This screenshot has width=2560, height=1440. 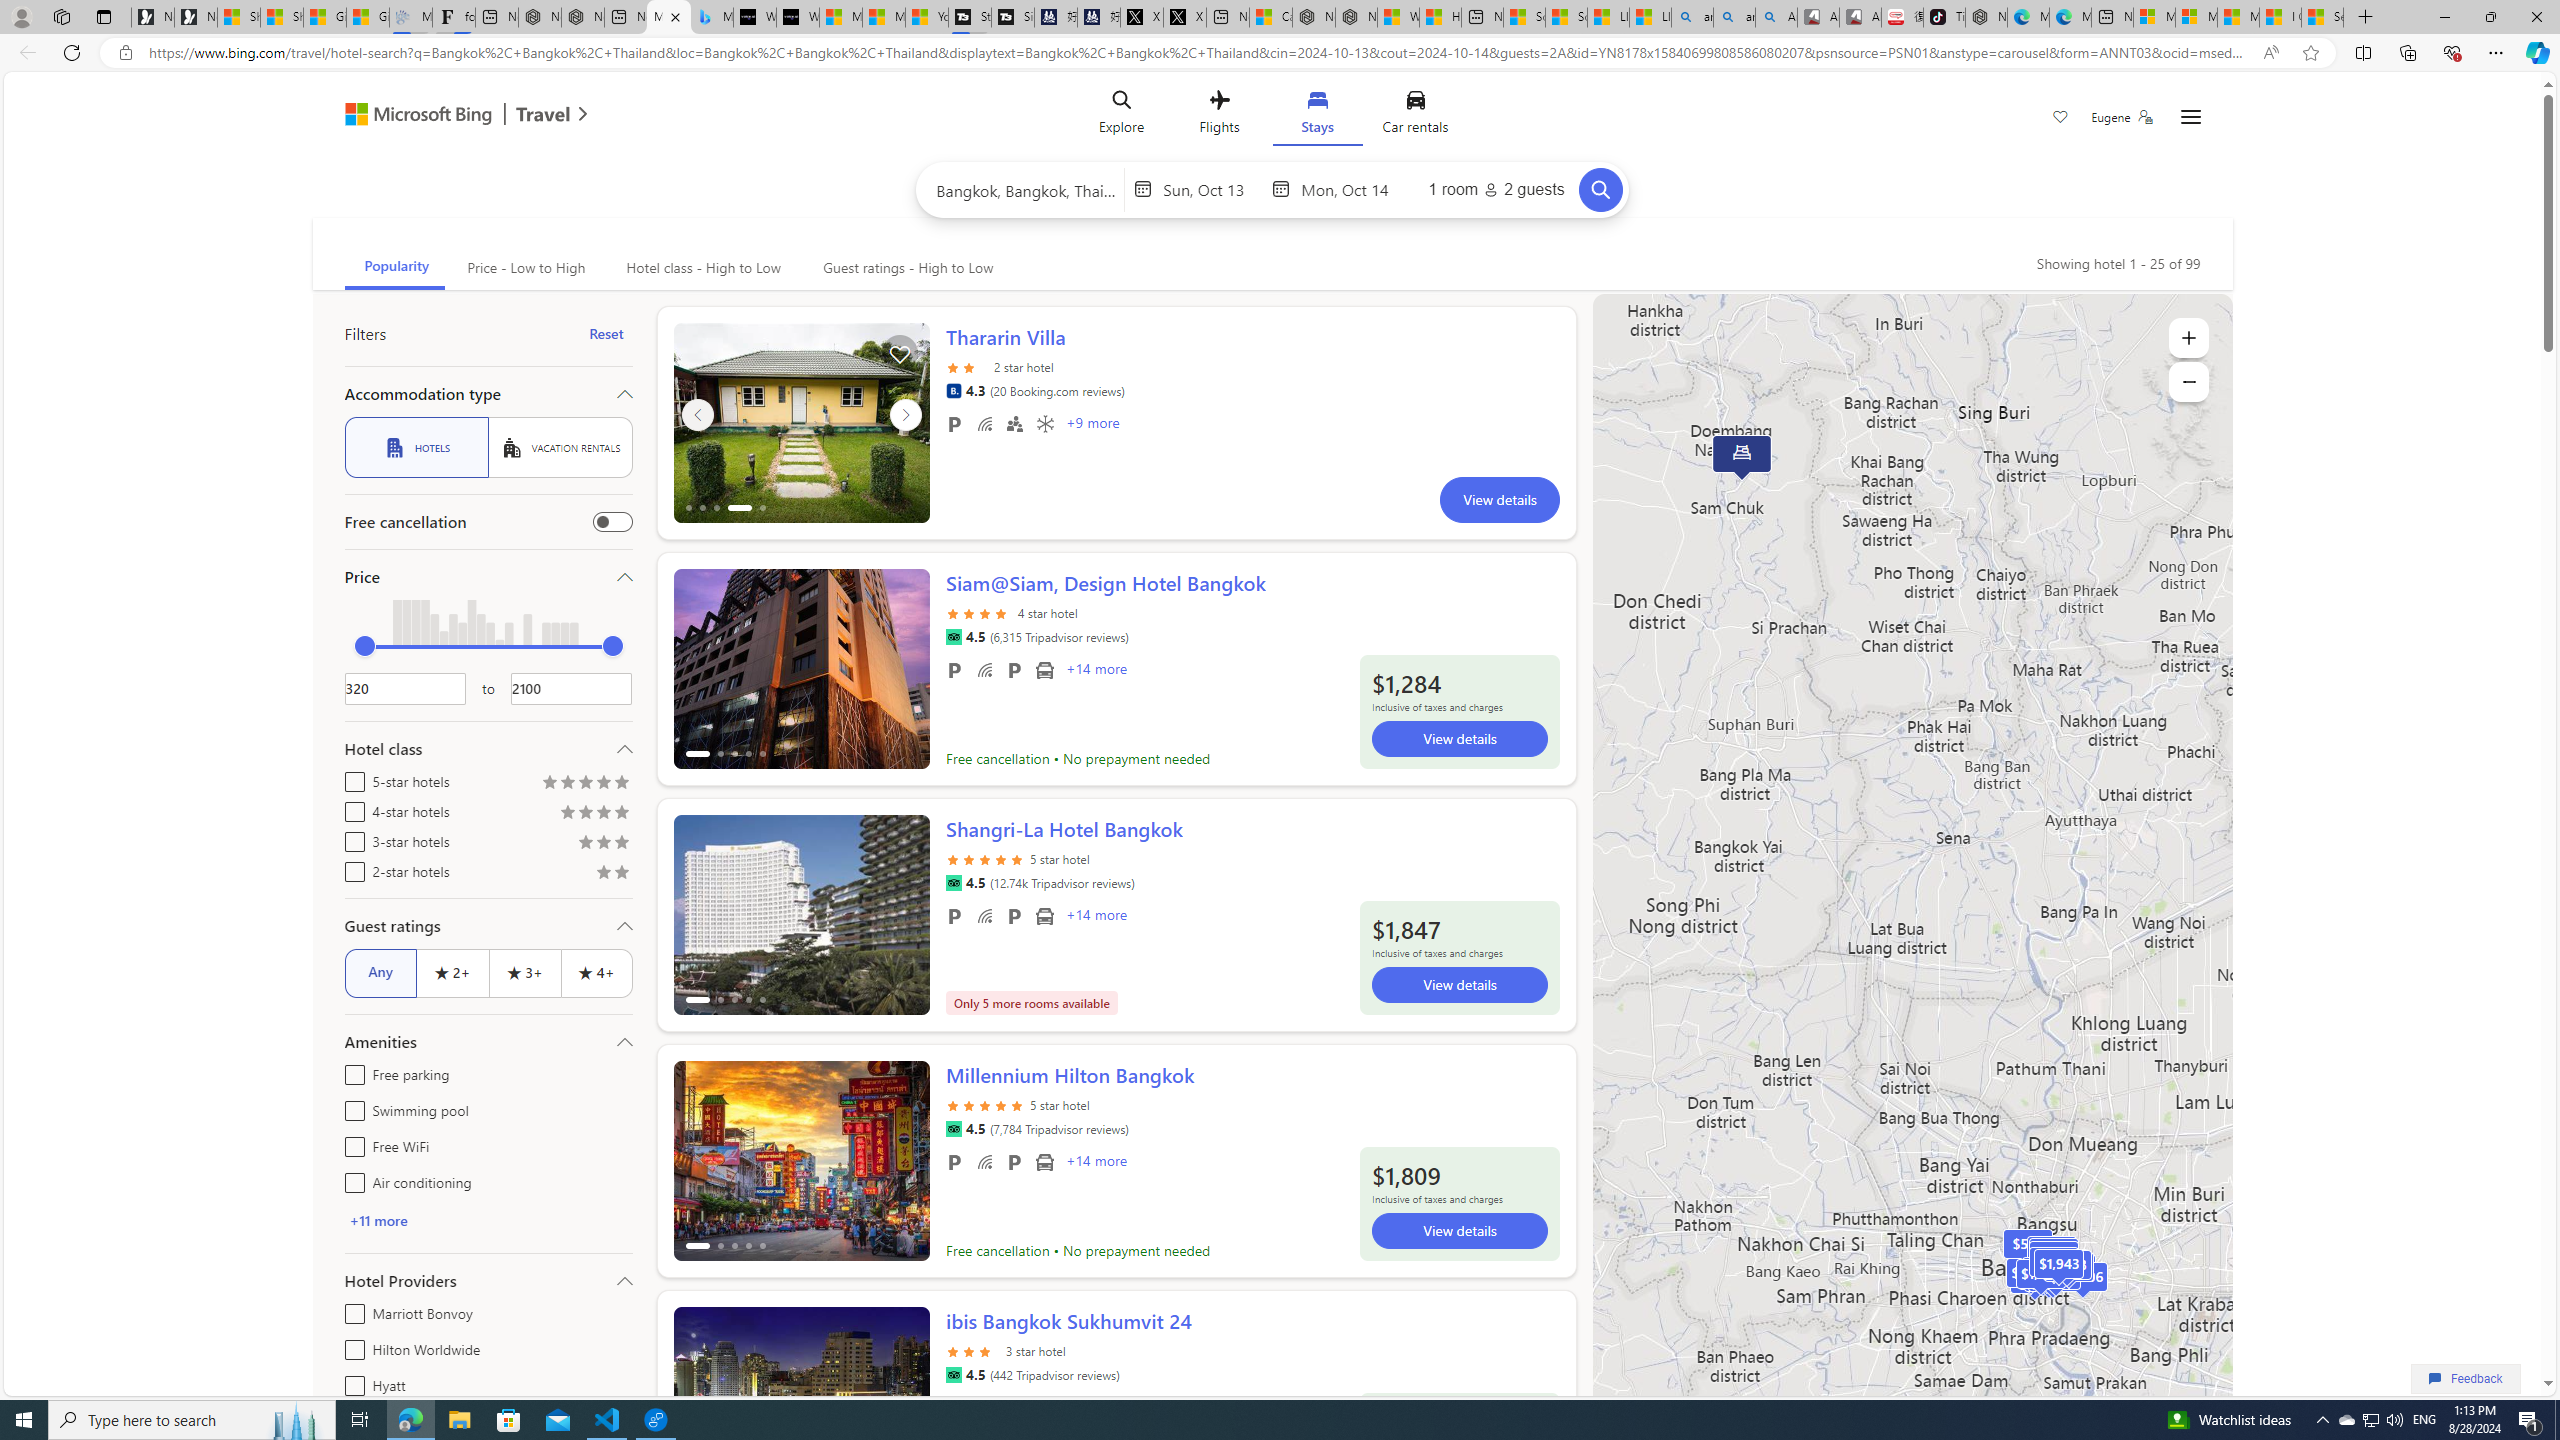 What do you see at coordinates (350, 1347) in the screenshot?
I see `'Hilton Worldwide'` at bounding box center [350, 1347].